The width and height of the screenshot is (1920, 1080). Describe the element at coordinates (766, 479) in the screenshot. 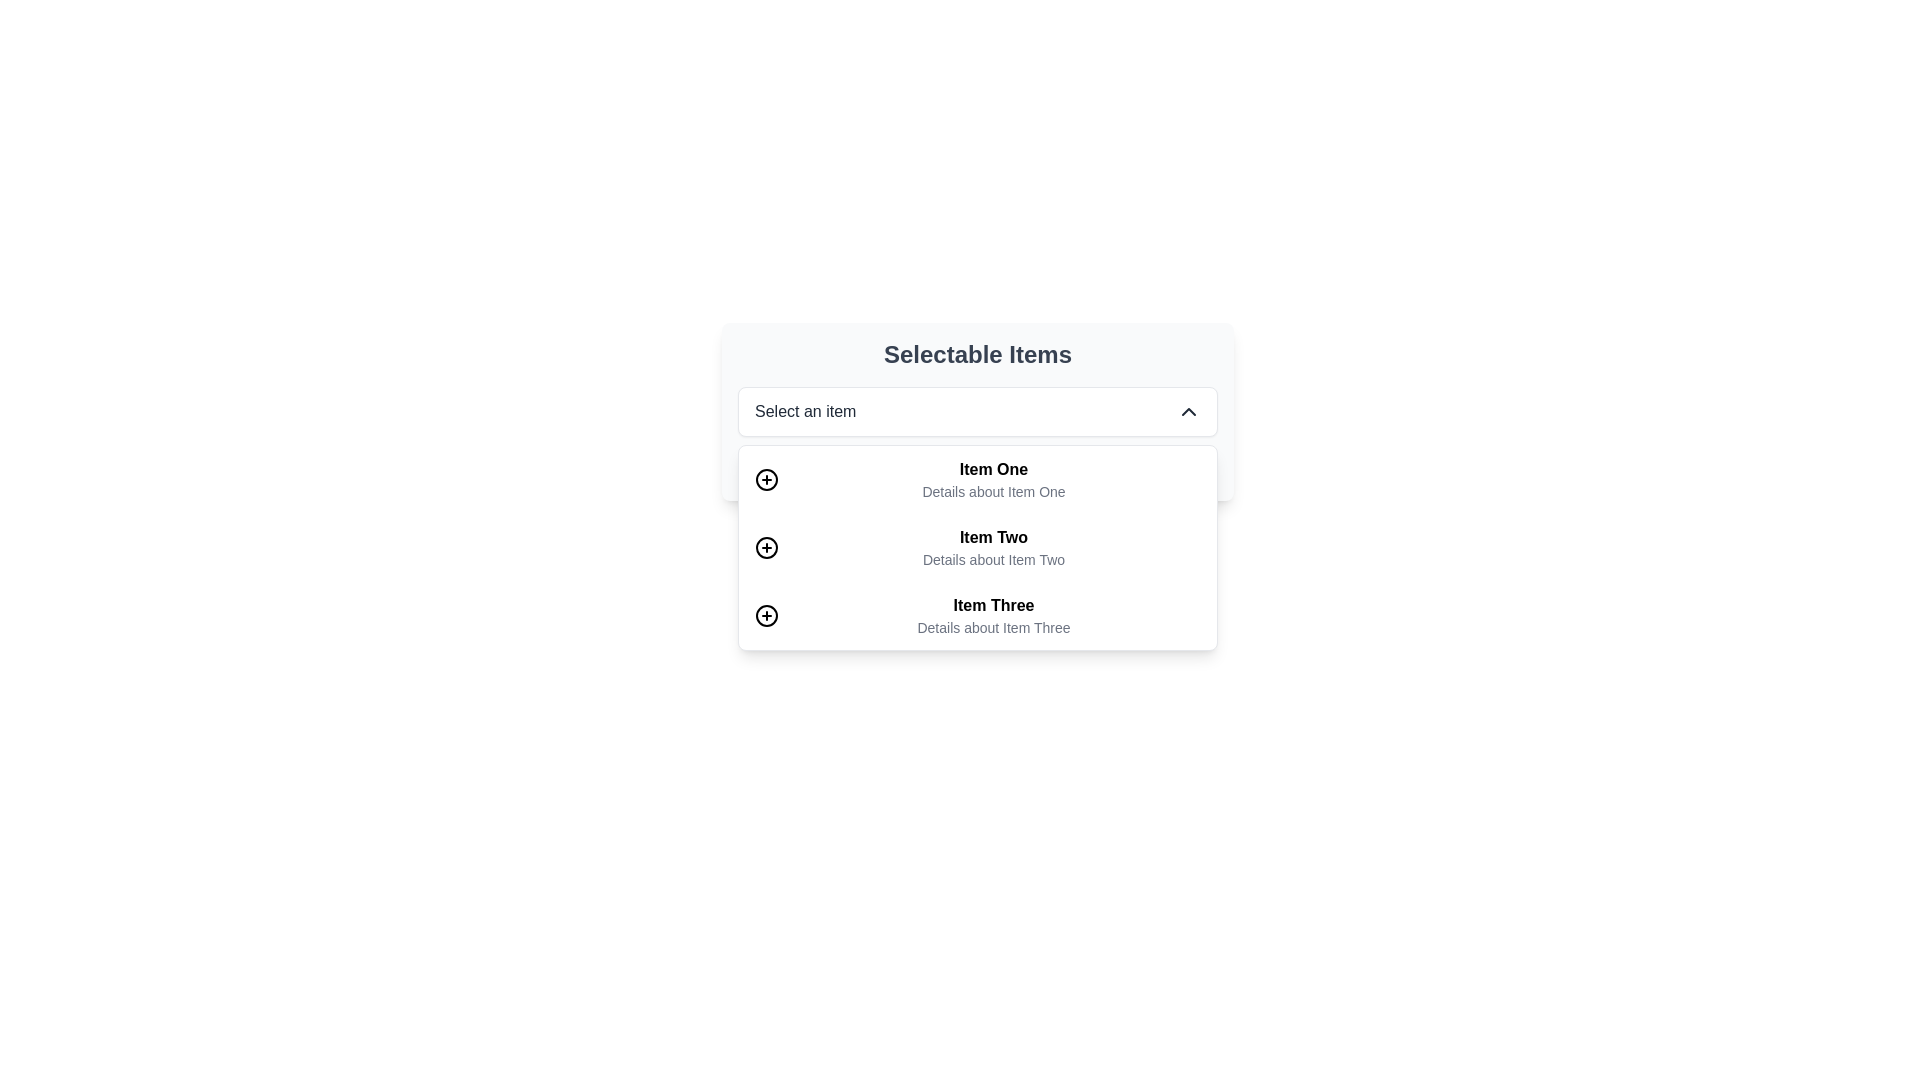

I see `the Circular Icon associated with 'Item One', which is the first icon in the vertical column next to the textual items` at that location.